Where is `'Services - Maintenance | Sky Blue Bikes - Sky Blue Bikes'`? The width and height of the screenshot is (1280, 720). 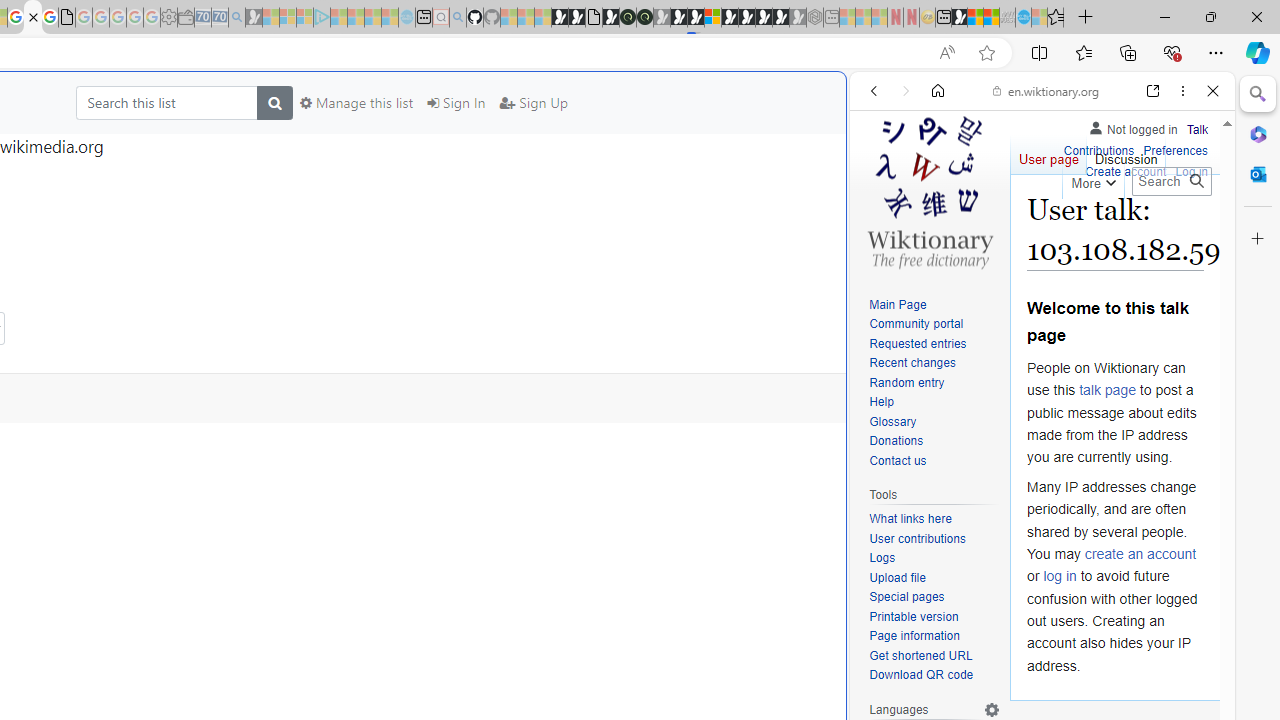 'Services - Maintenance | Sky Blue Bikes - Sky Blue Bikes' is located at coordinates (1023, 17).